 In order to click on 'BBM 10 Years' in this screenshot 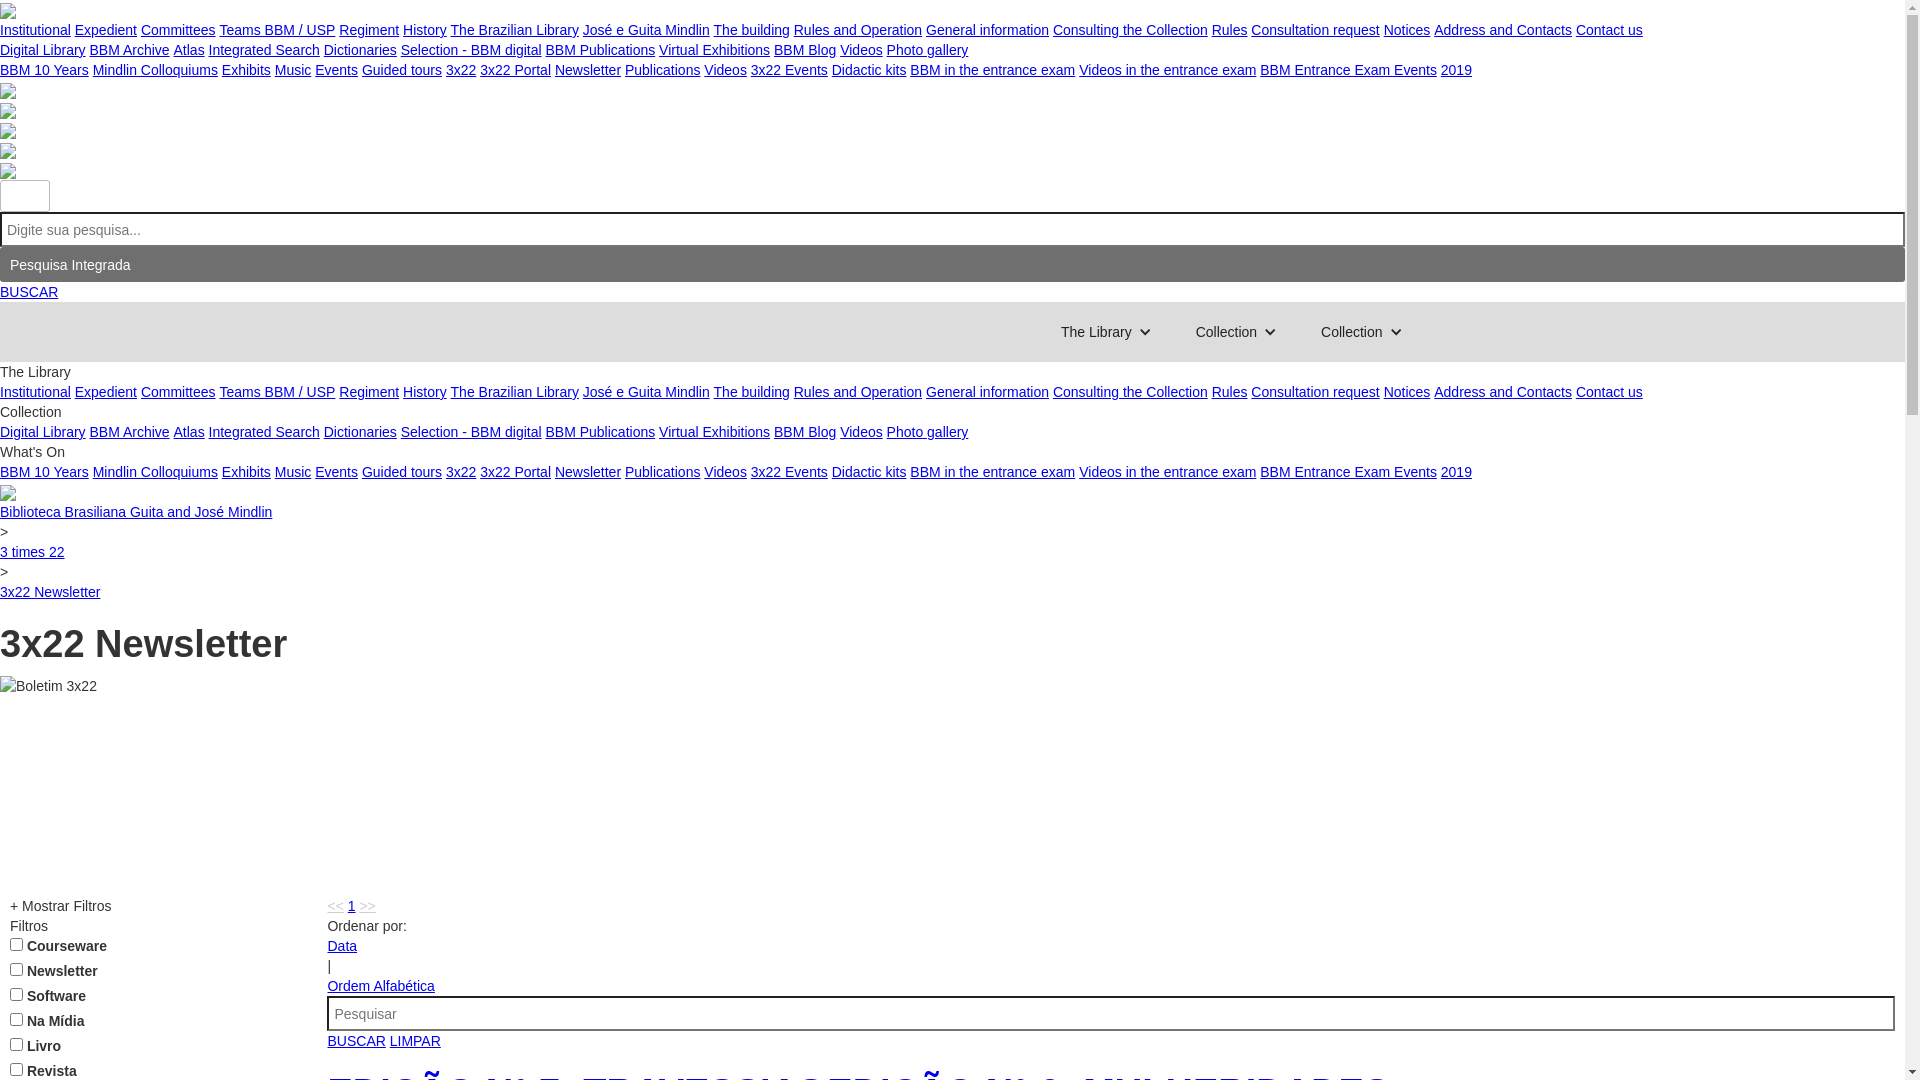, I will do `click(44, 68)`.